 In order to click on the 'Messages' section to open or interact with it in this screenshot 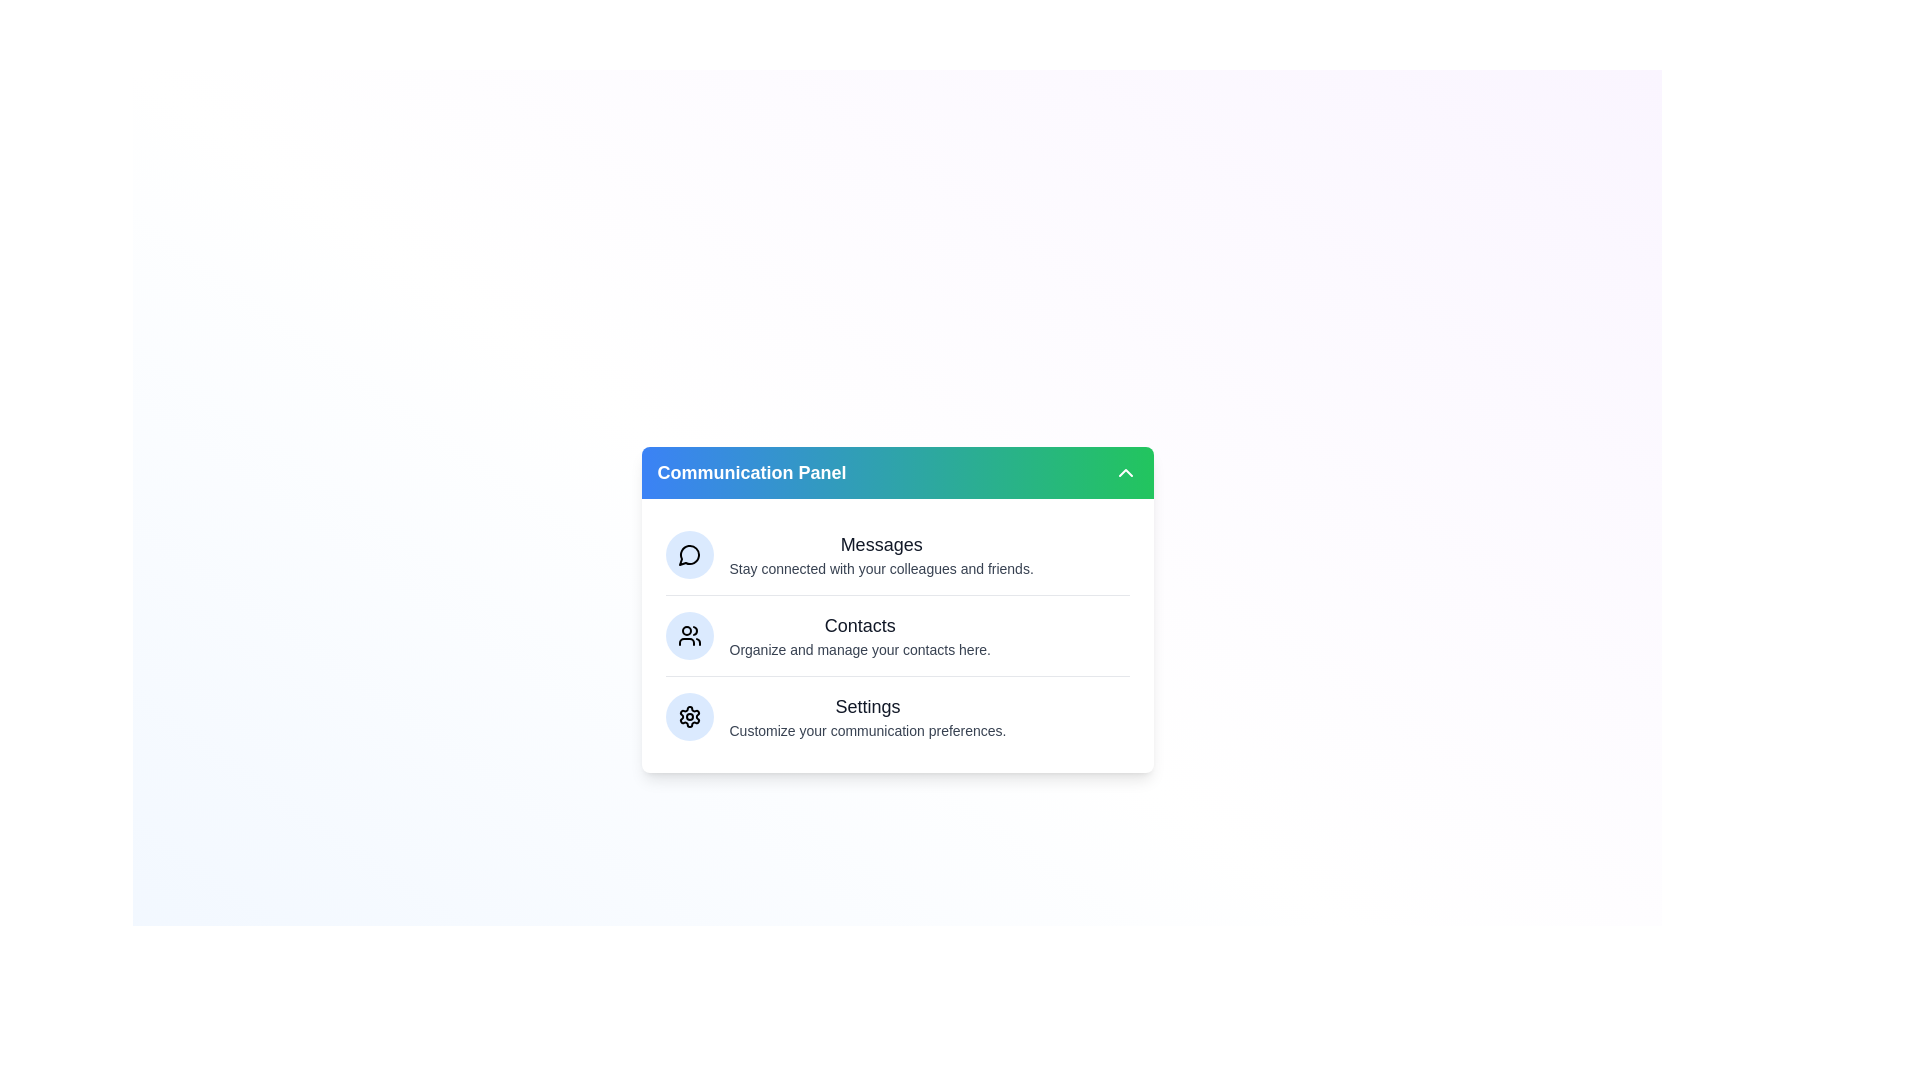, I will do `click(896, 555)`.